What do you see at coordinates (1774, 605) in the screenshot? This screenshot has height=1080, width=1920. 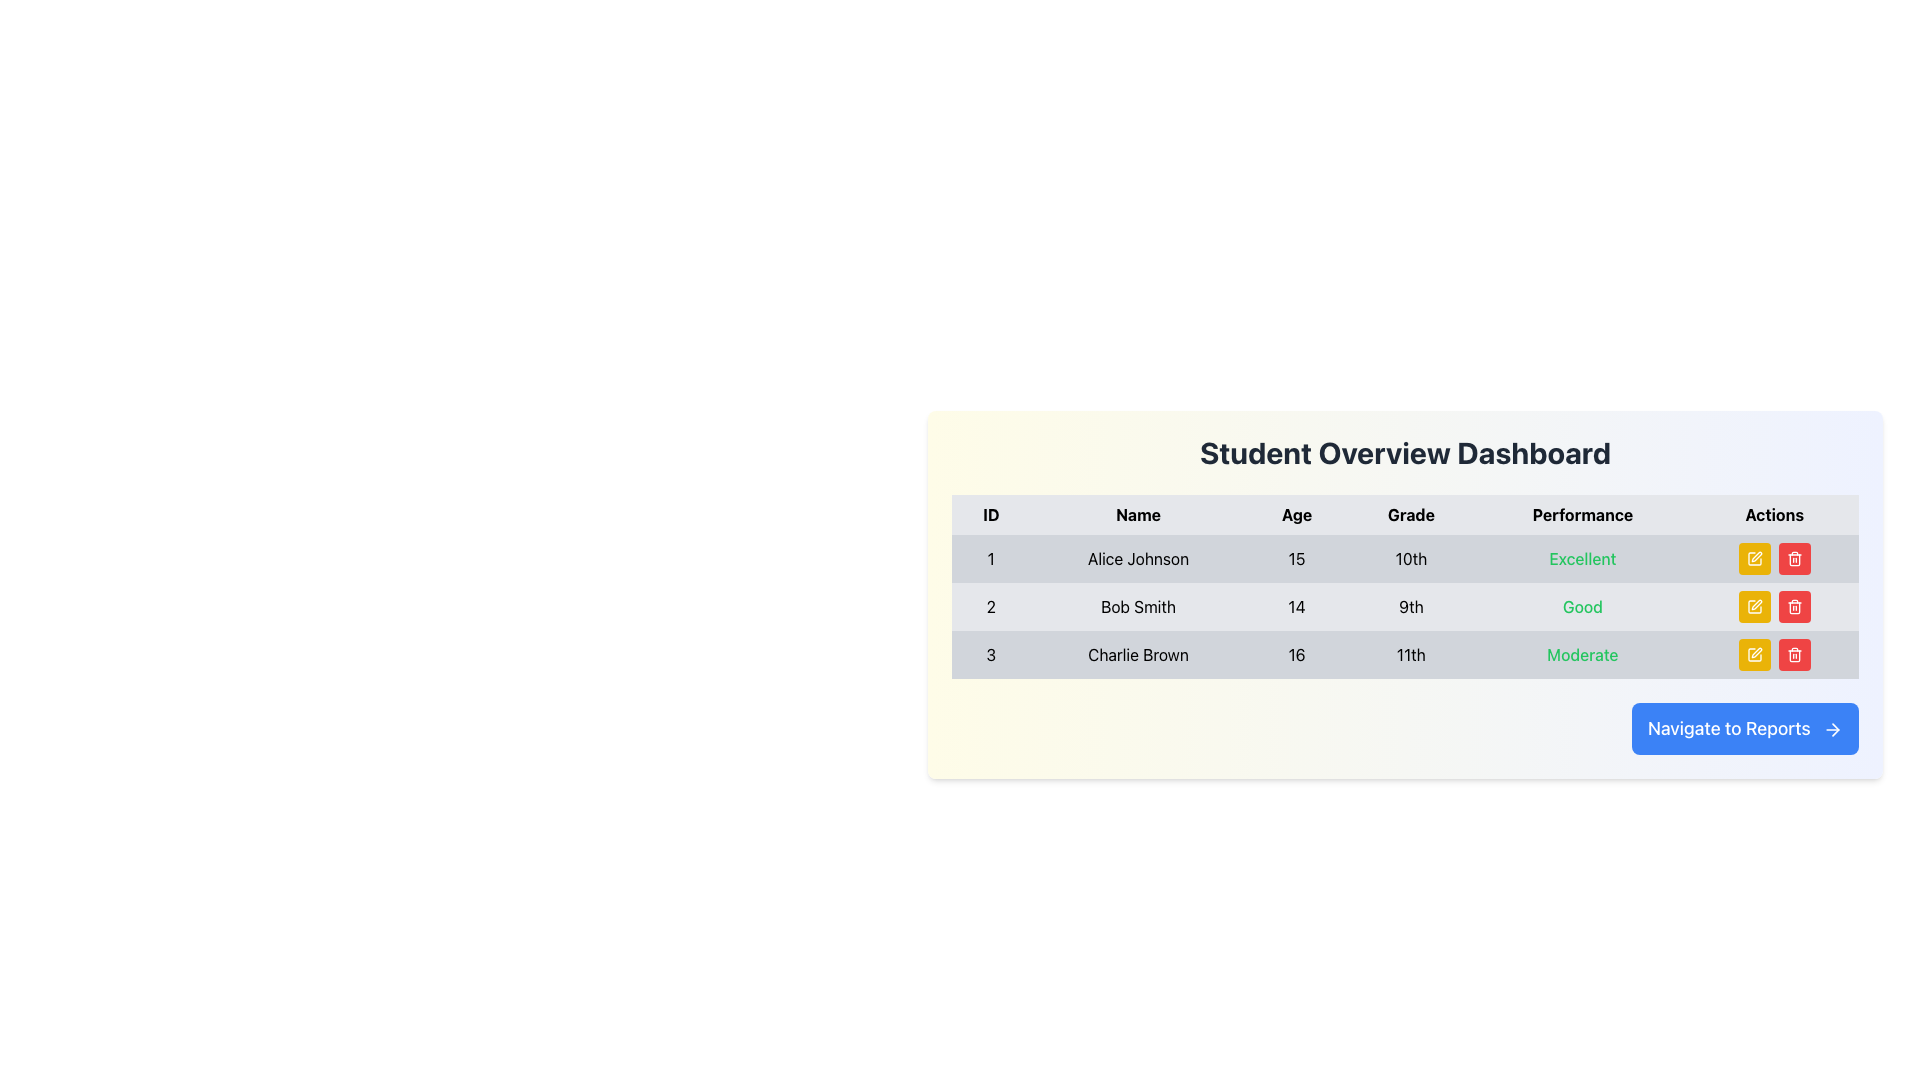 I see `the delete button in the Button Group for the 'Bob Smith' row in the table` at bounding box center [1774, 605].